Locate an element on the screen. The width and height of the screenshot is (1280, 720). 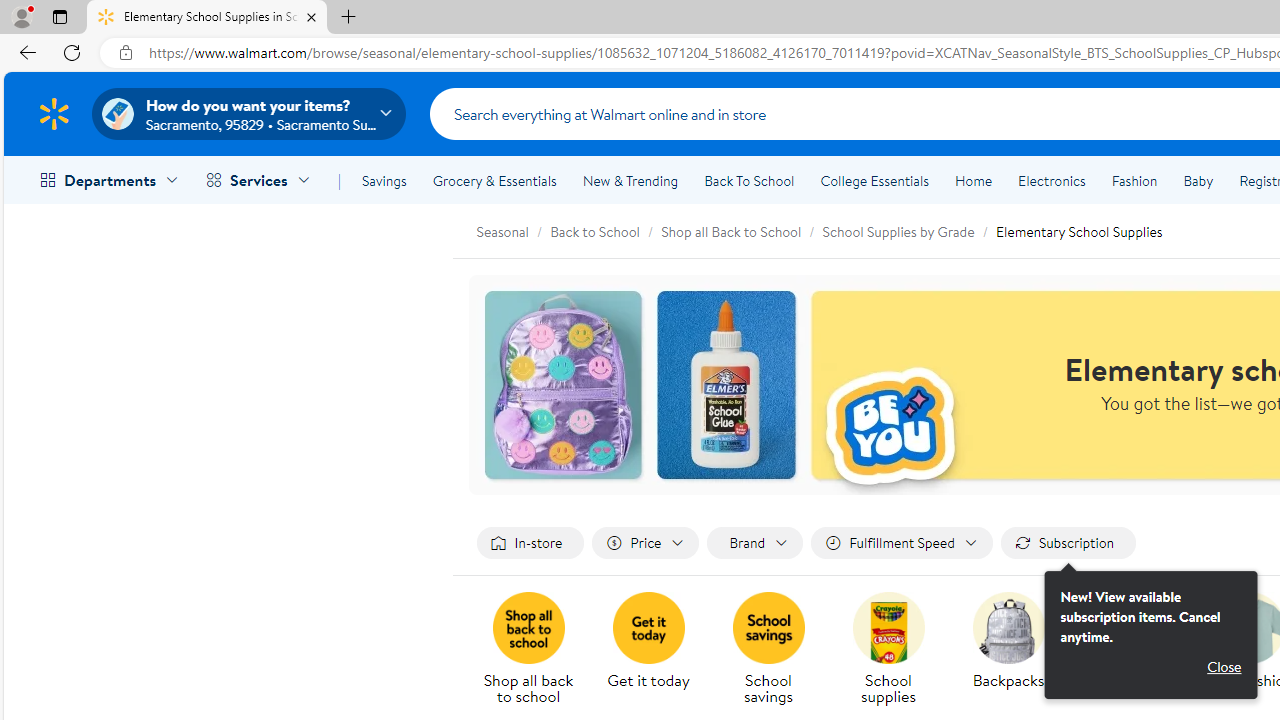
'Fashion' is located at coordinates (1134, 181).